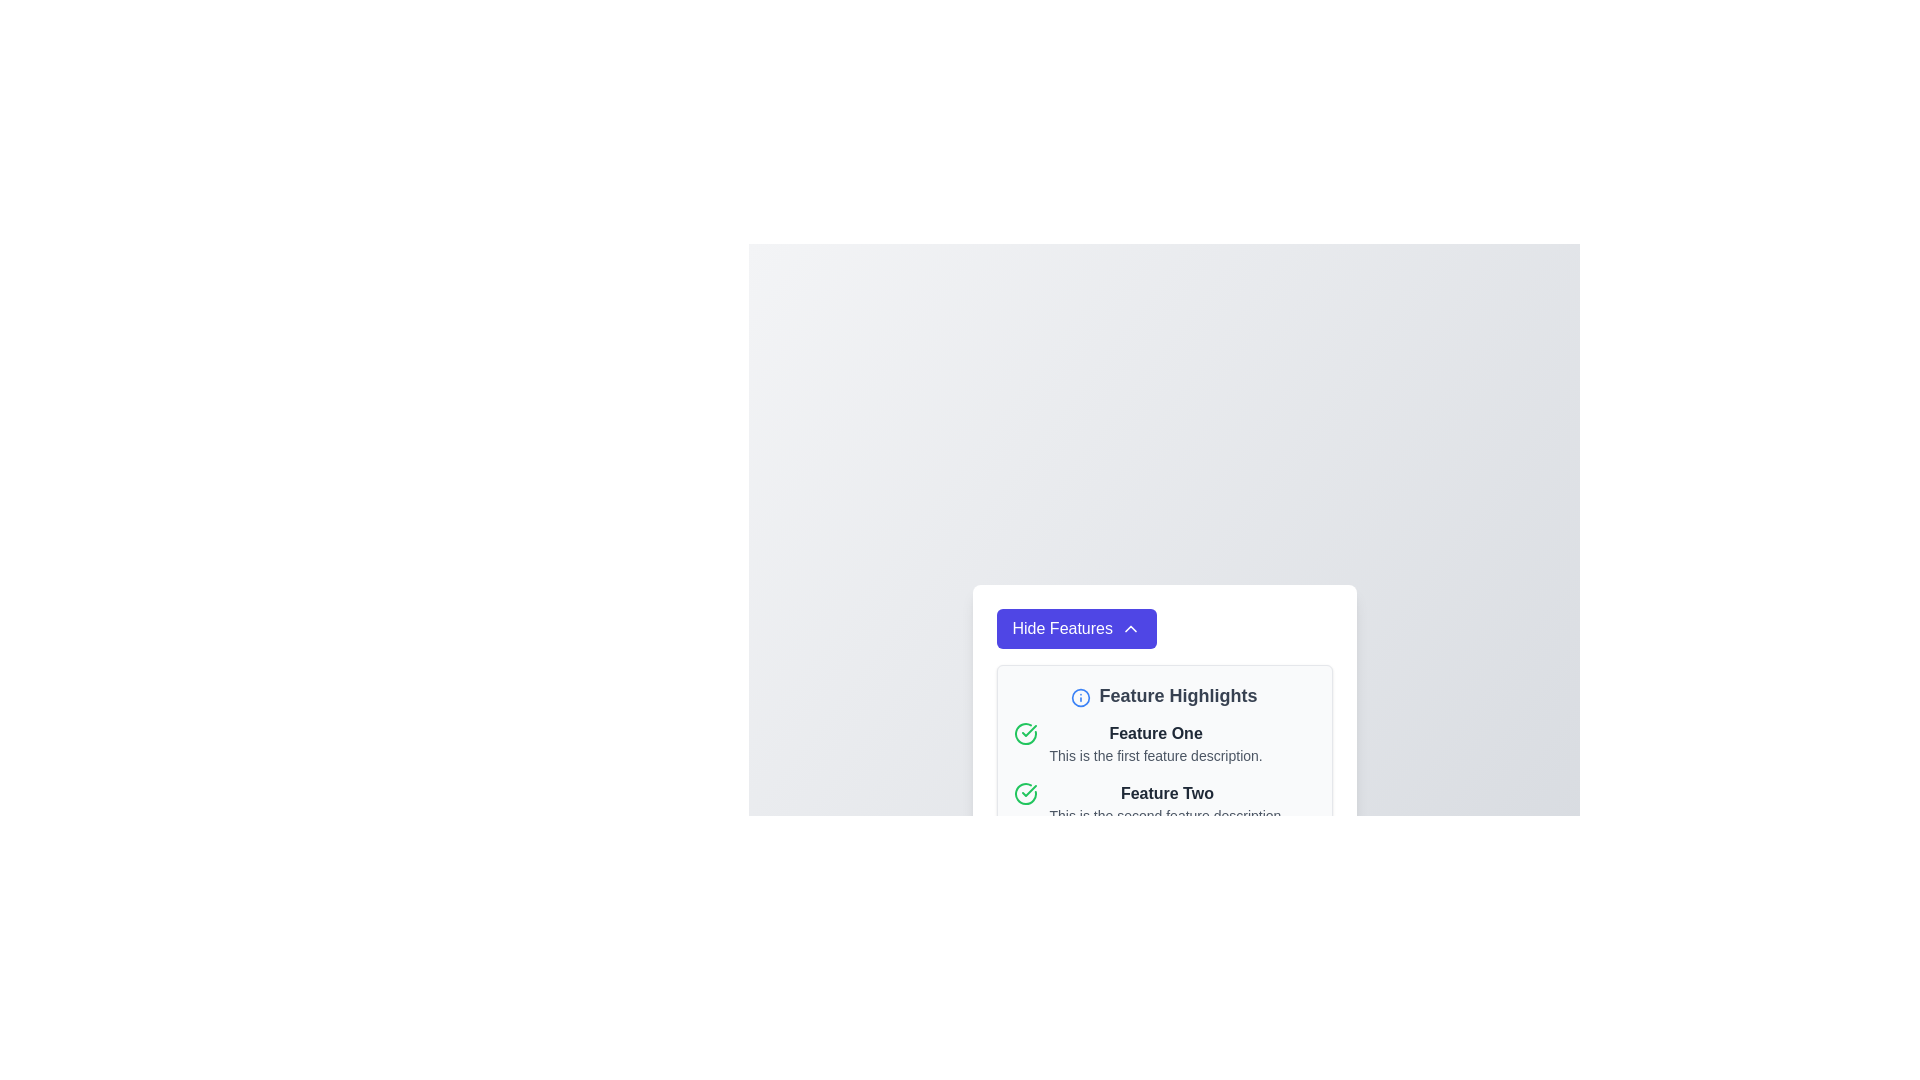 The width and height of the screenshot is (1920, 1080). What do you see at coordinates (1164, 694) in the screenshot?
I see `header labeled 'Feature Highlights' which is centered and bold, positioned below the 'Hide Features' button` at bounding box center [1164, 694].